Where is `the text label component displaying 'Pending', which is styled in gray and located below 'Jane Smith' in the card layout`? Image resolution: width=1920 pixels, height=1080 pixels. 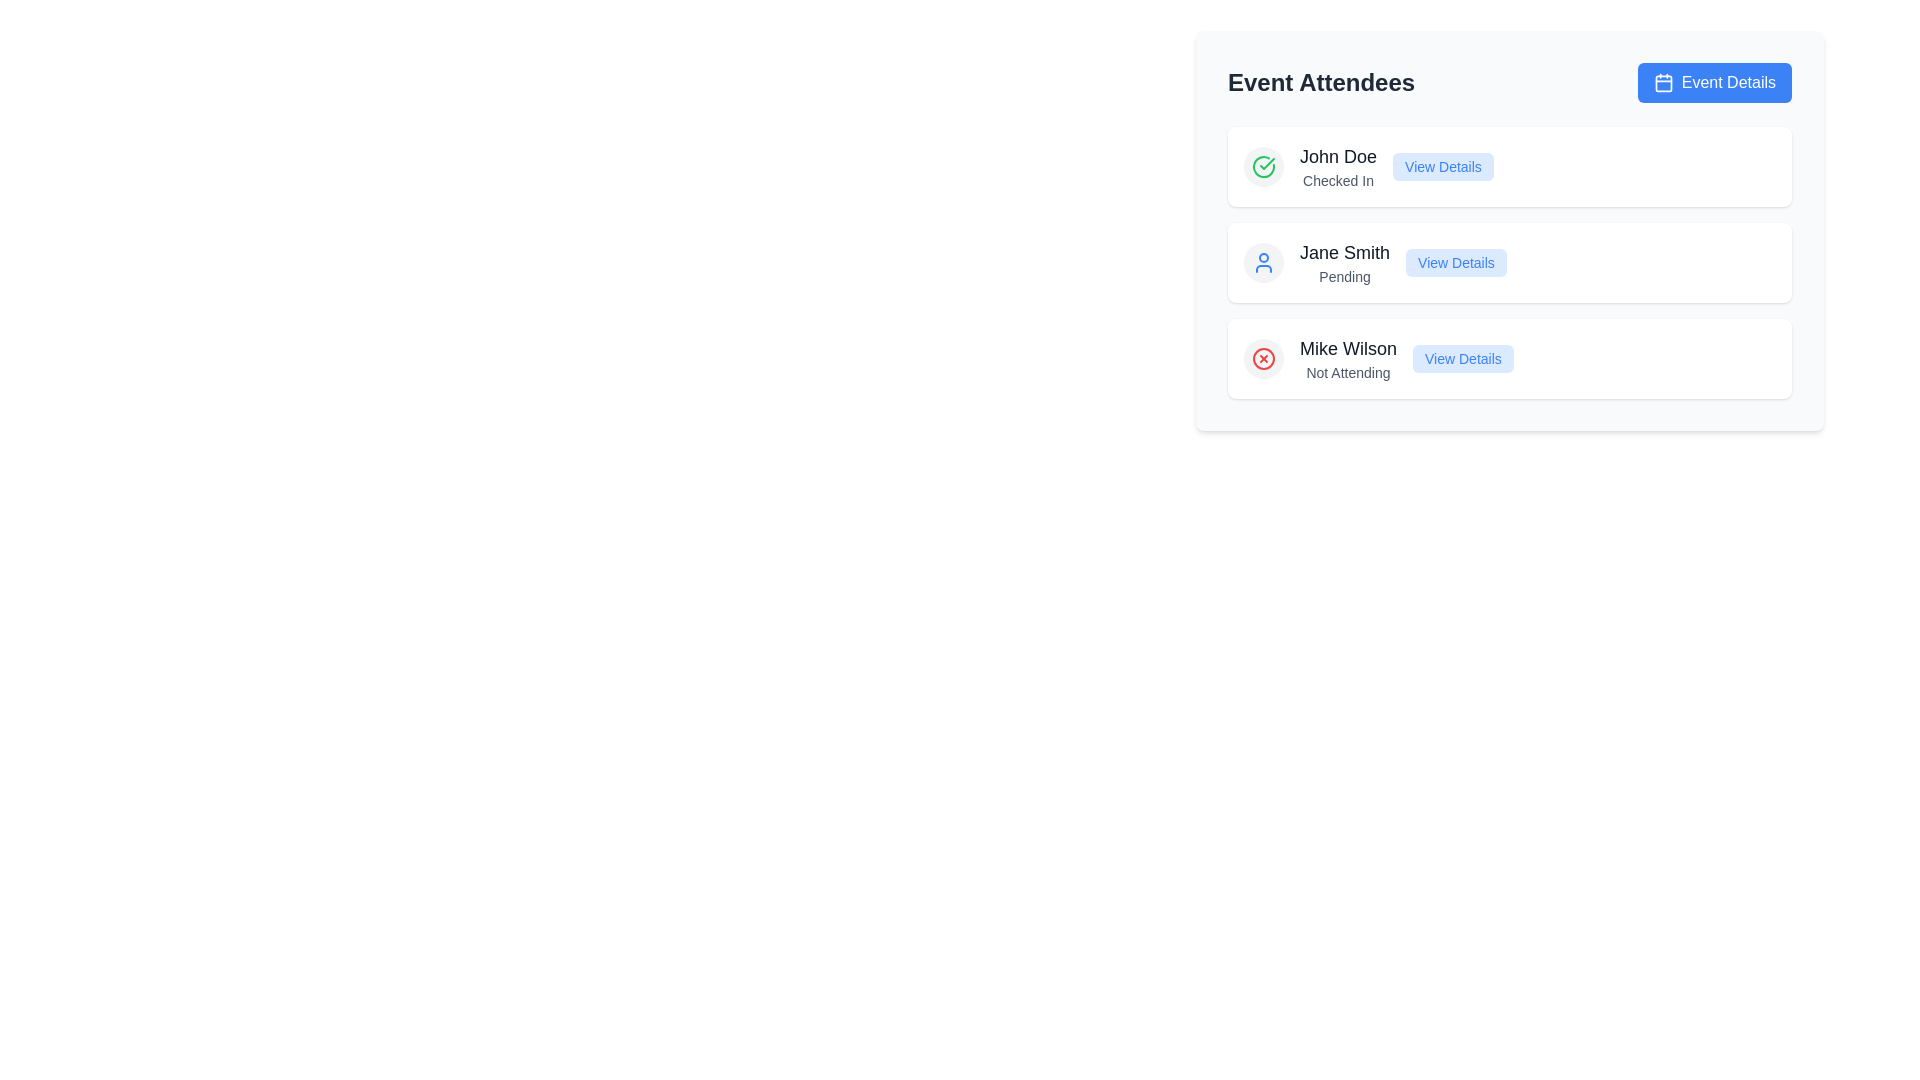 the text label component displaying 'Pending', which is styled in gray and located below 'Jane Smith' in the card layout is located at coordinates (1344, 277).